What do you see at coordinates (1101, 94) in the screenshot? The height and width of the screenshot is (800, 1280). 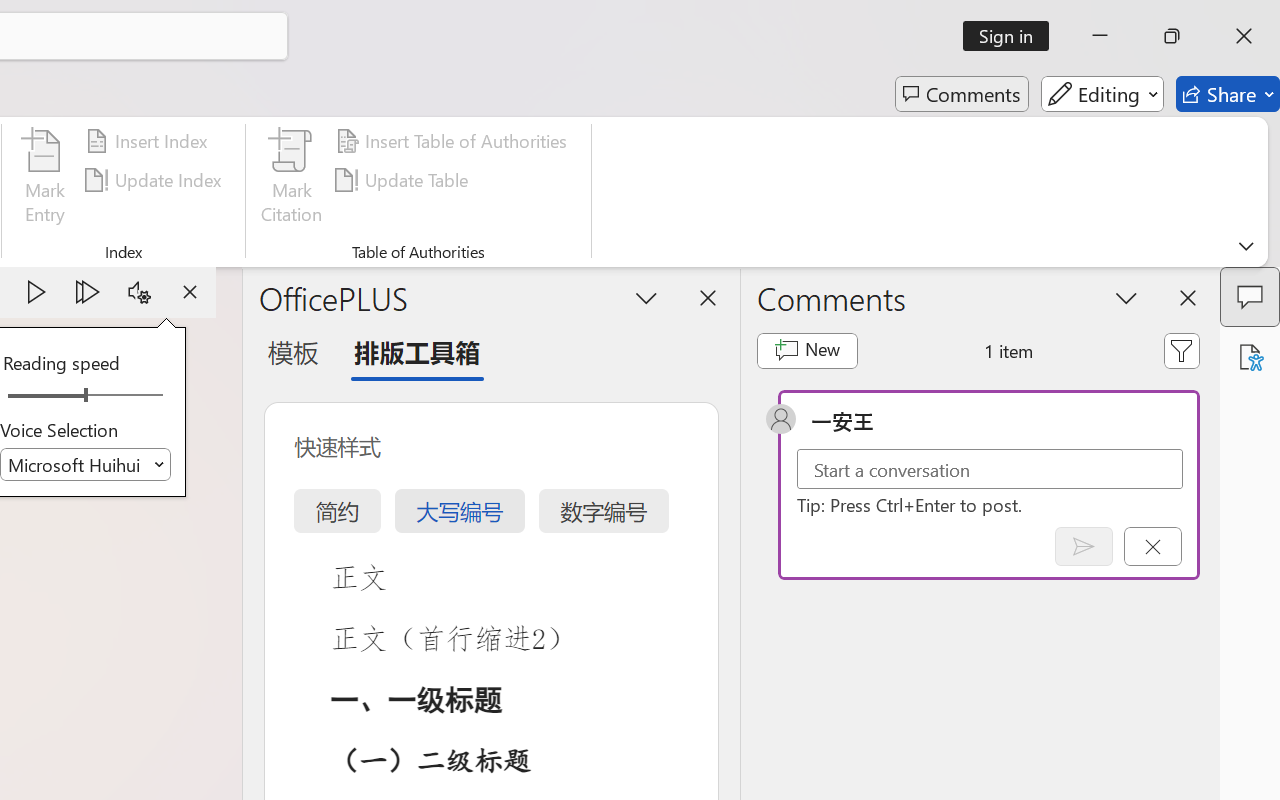 I see `'Editing'` at bounding box center [1101, 94].